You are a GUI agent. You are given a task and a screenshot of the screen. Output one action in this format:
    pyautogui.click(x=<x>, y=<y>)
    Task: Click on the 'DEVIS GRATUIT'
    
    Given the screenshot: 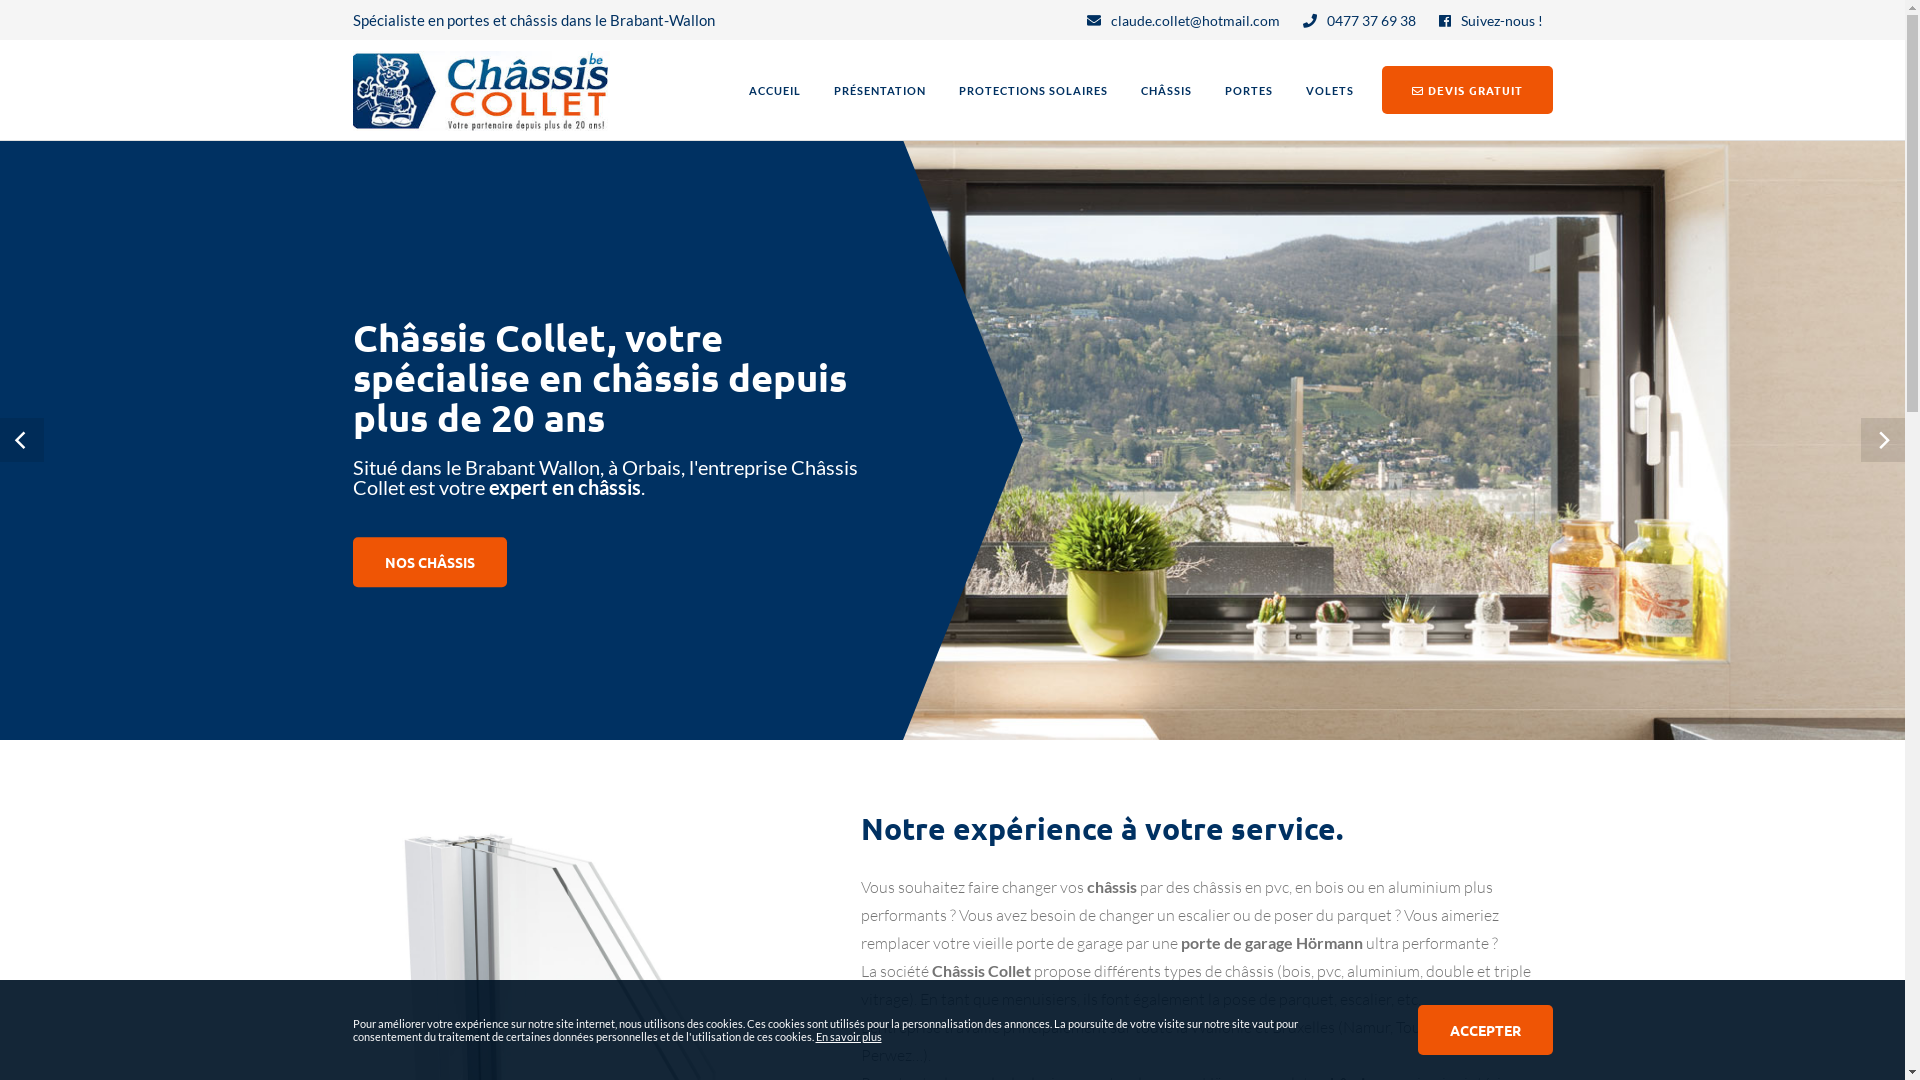 What is the action you would take?
    pyautogui.click(x=1467, y=88)
    